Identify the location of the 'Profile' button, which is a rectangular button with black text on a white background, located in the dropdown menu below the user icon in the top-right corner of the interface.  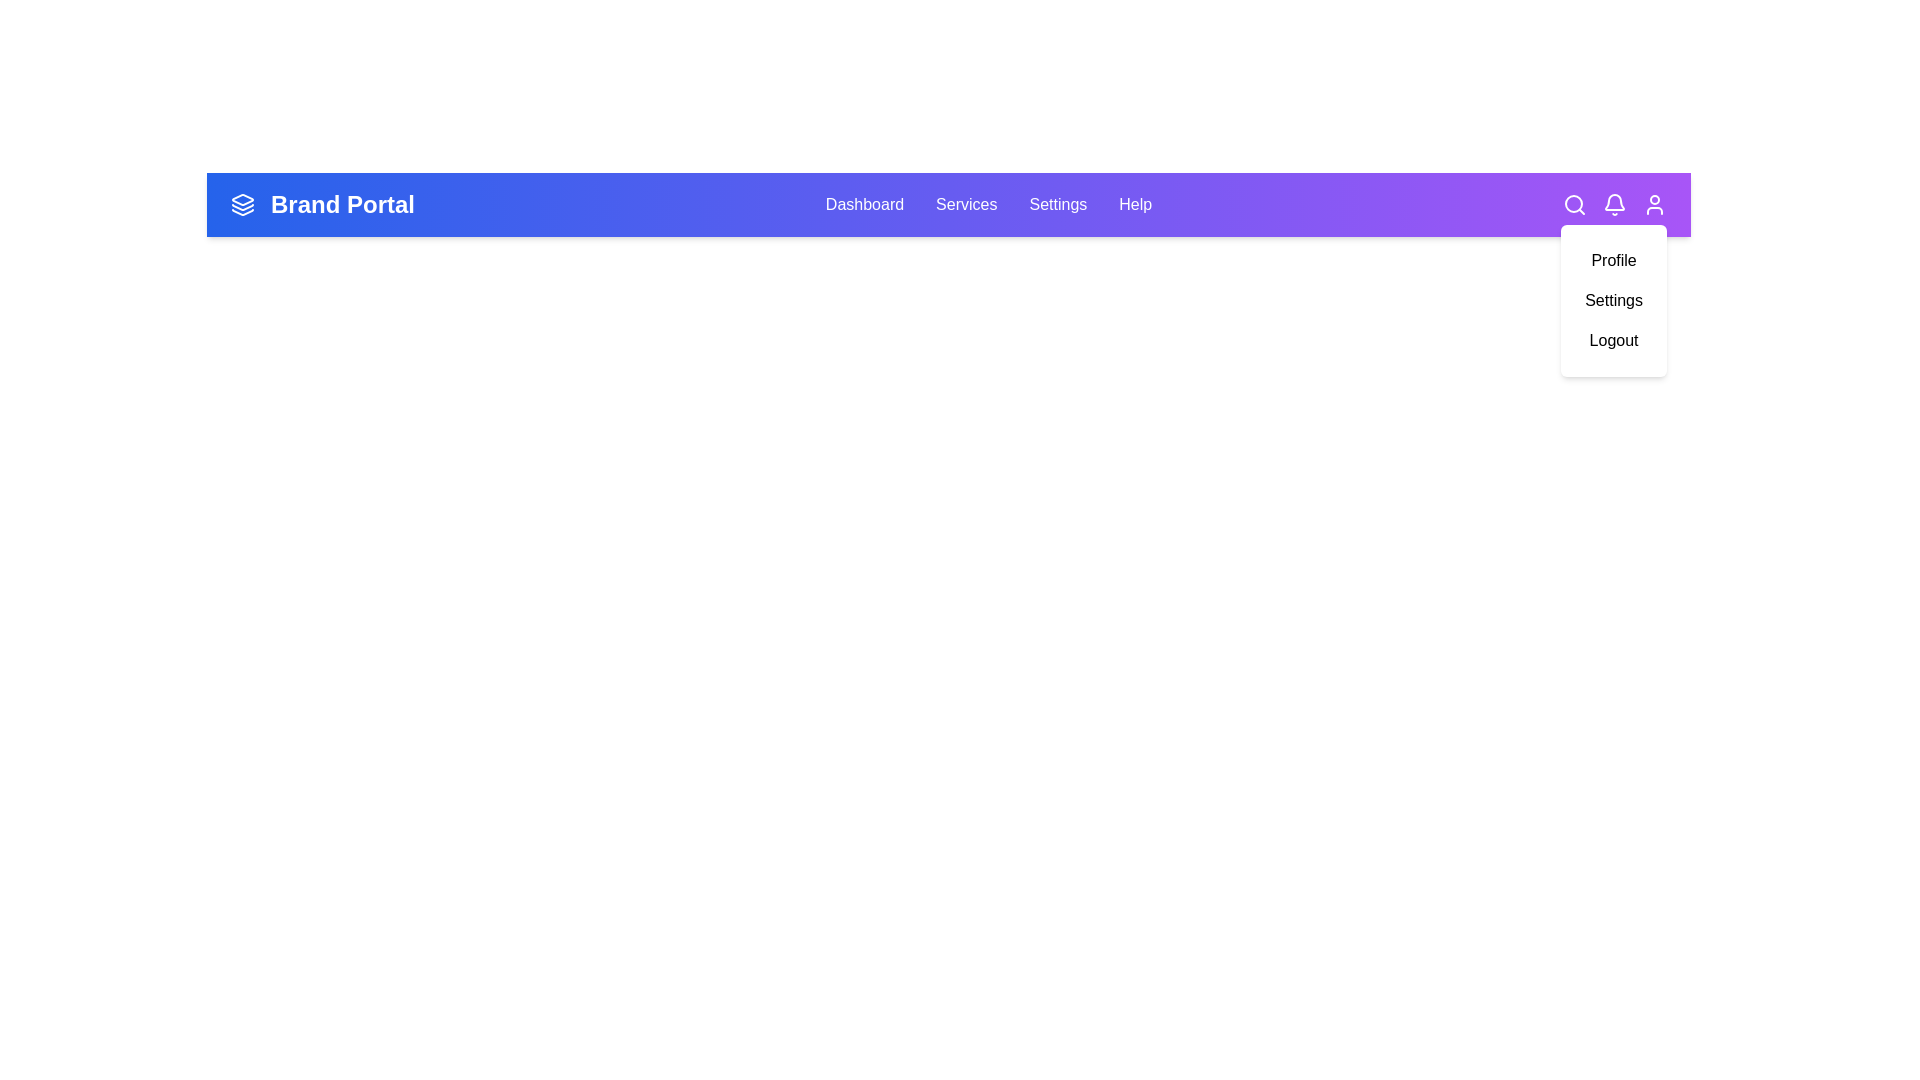
(1614, 260).